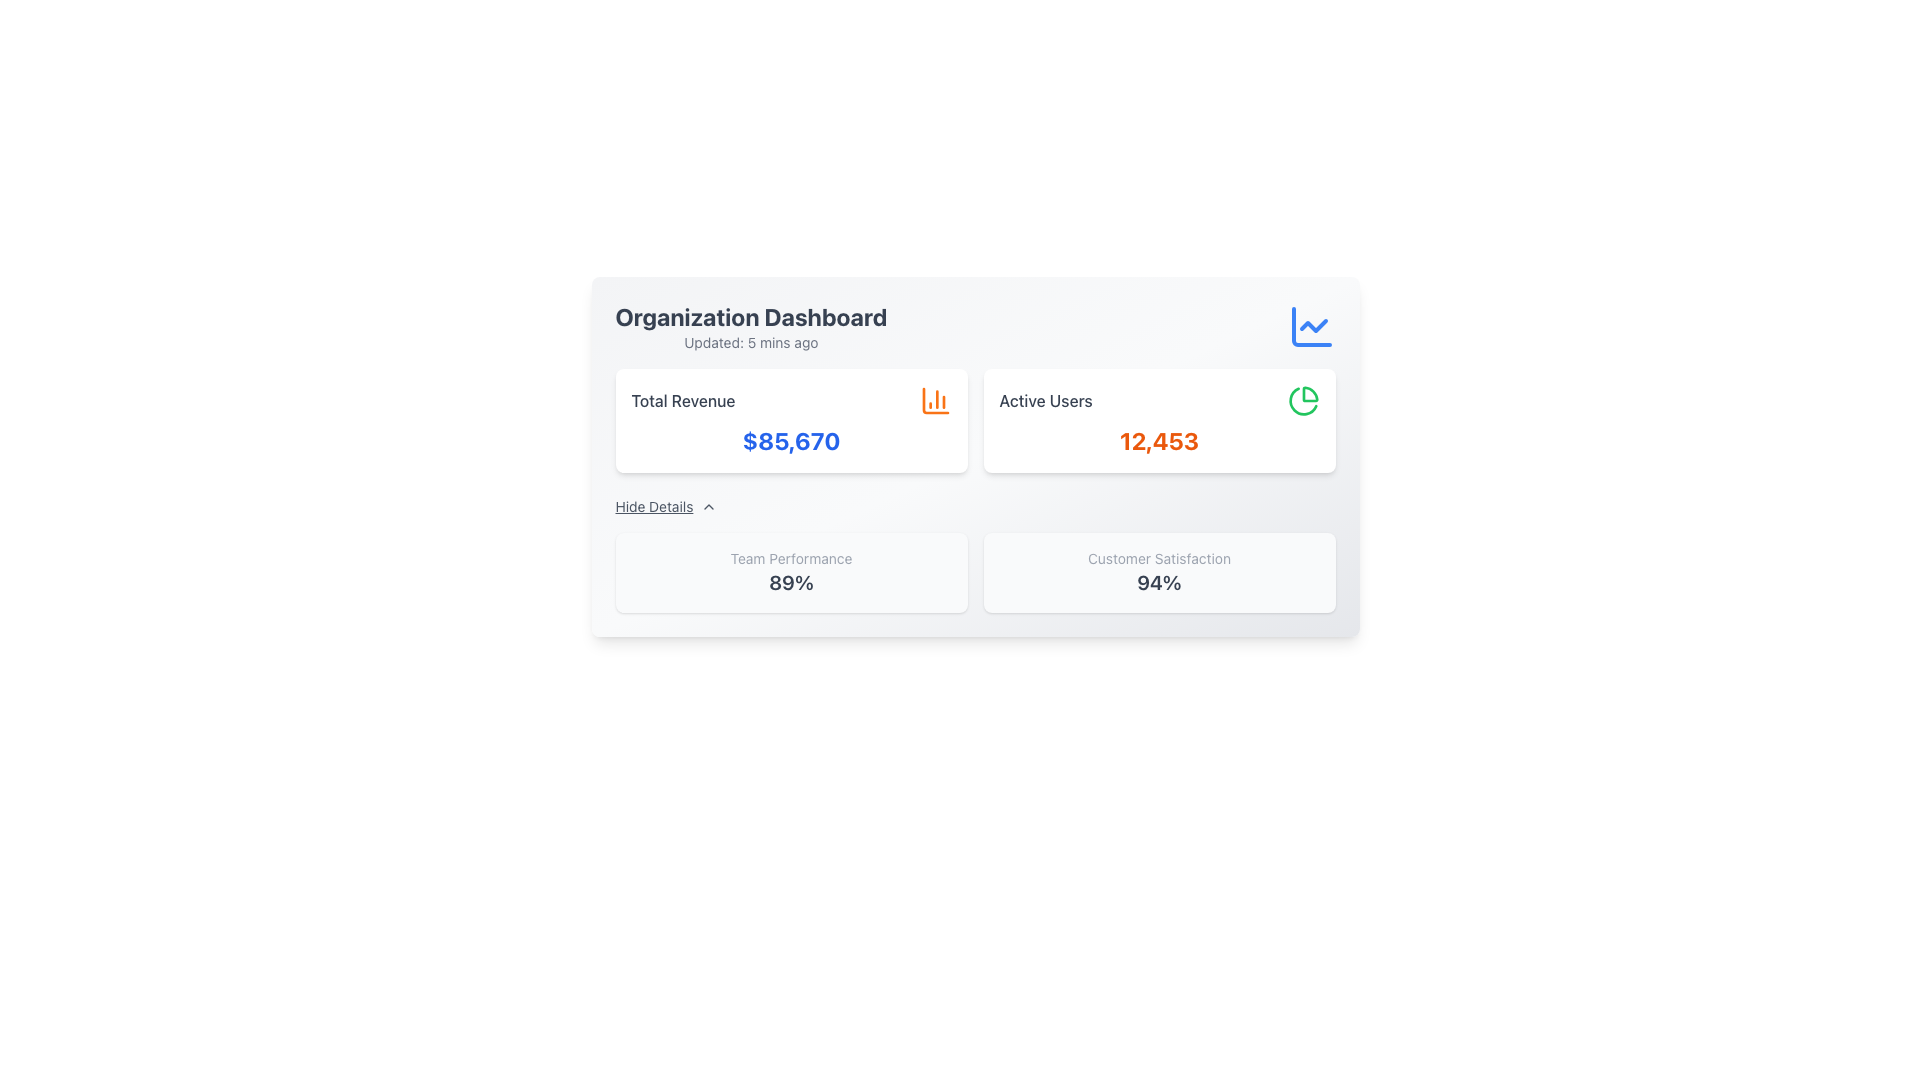  Describe the element at coordinates (750, 315) in the screenshot. I see `title of the section indicated by the text heading located at the top of the card-like section for organizational metrics` at that location.